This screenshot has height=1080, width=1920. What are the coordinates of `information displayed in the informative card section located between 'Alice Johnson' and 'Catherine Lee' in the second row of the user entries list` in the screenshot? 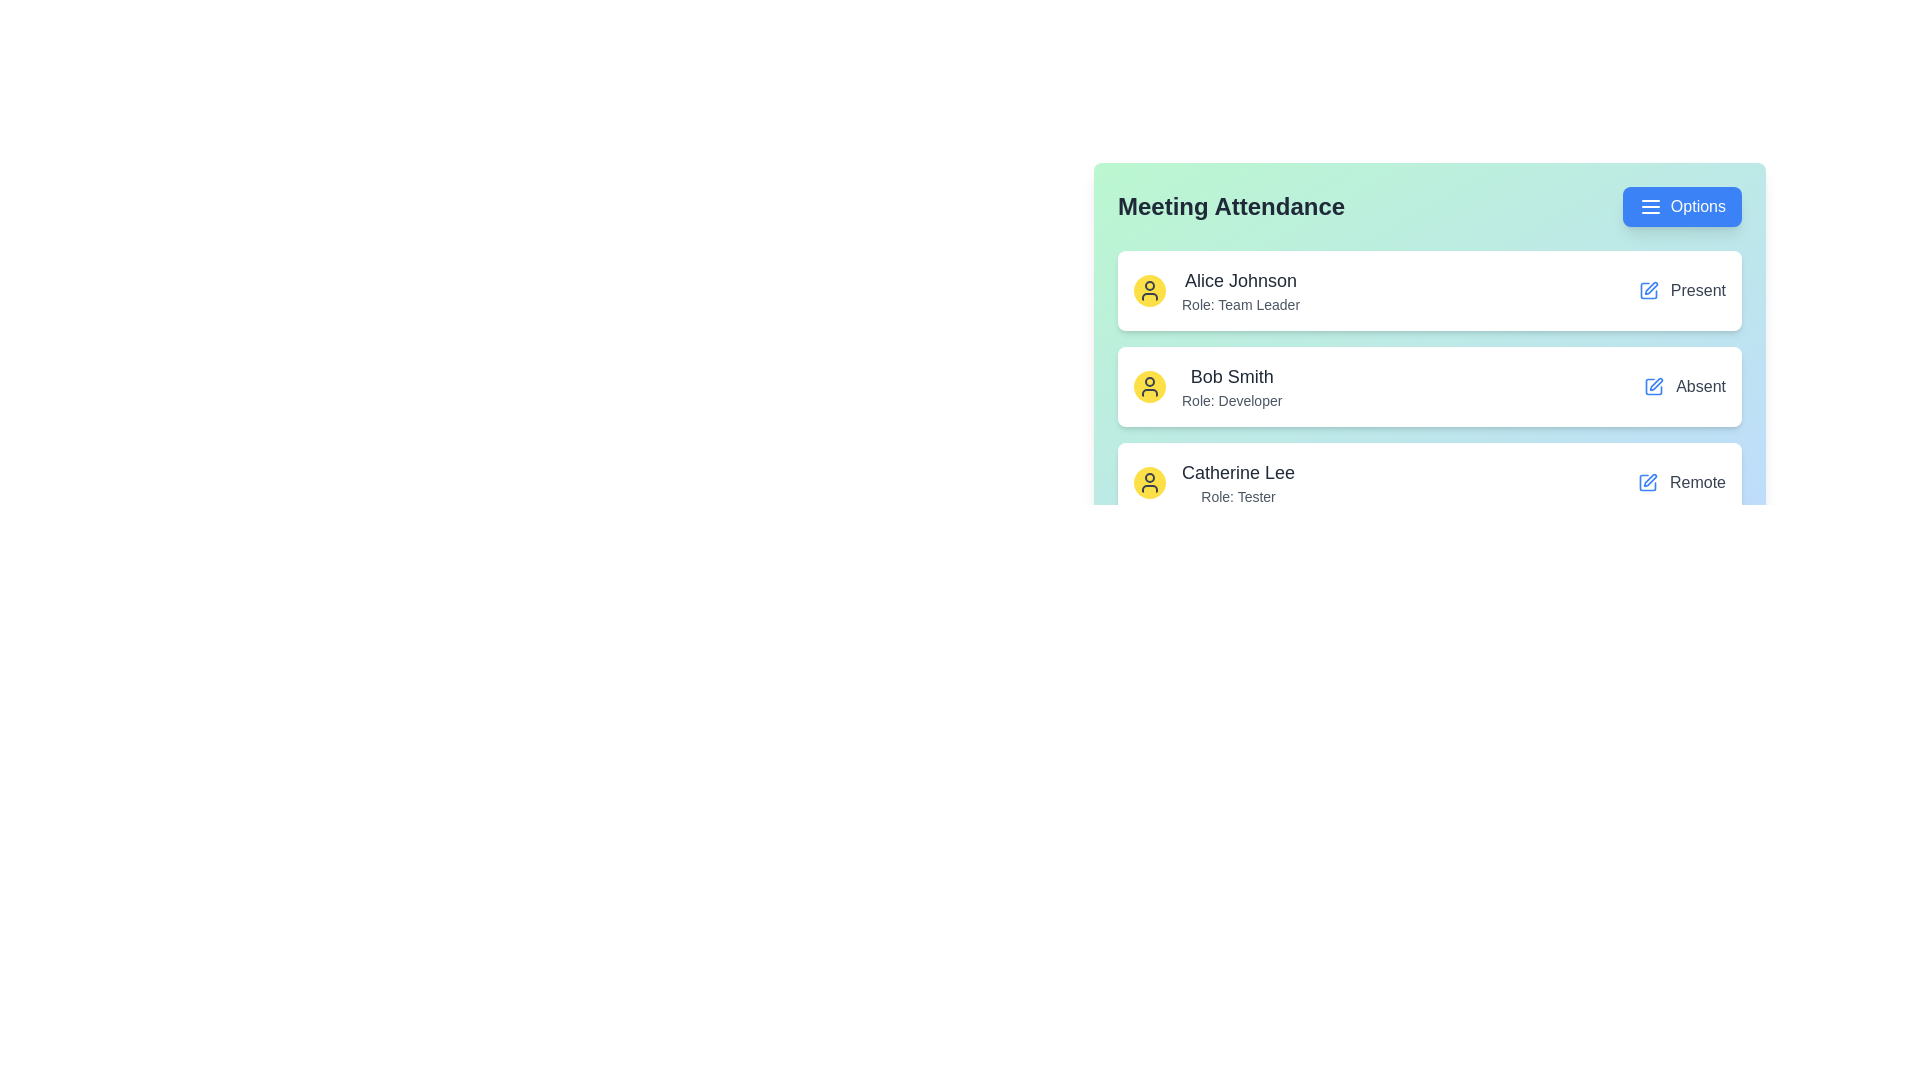 It's located at (1207, 386).